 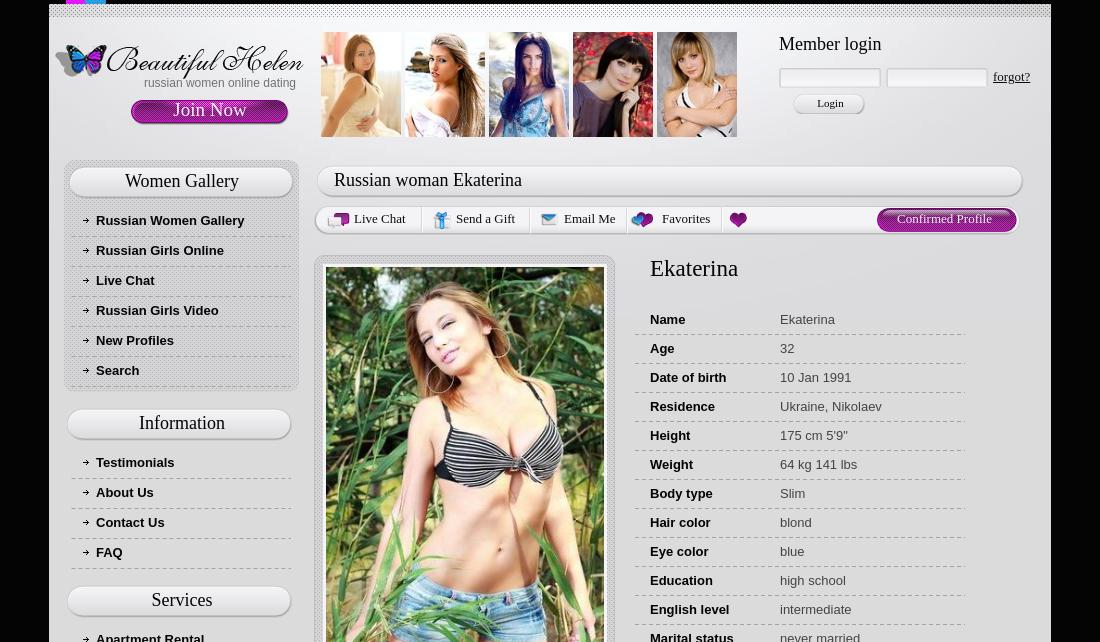 I want to click on 'Women Gallery', so click(x=180, y=179).